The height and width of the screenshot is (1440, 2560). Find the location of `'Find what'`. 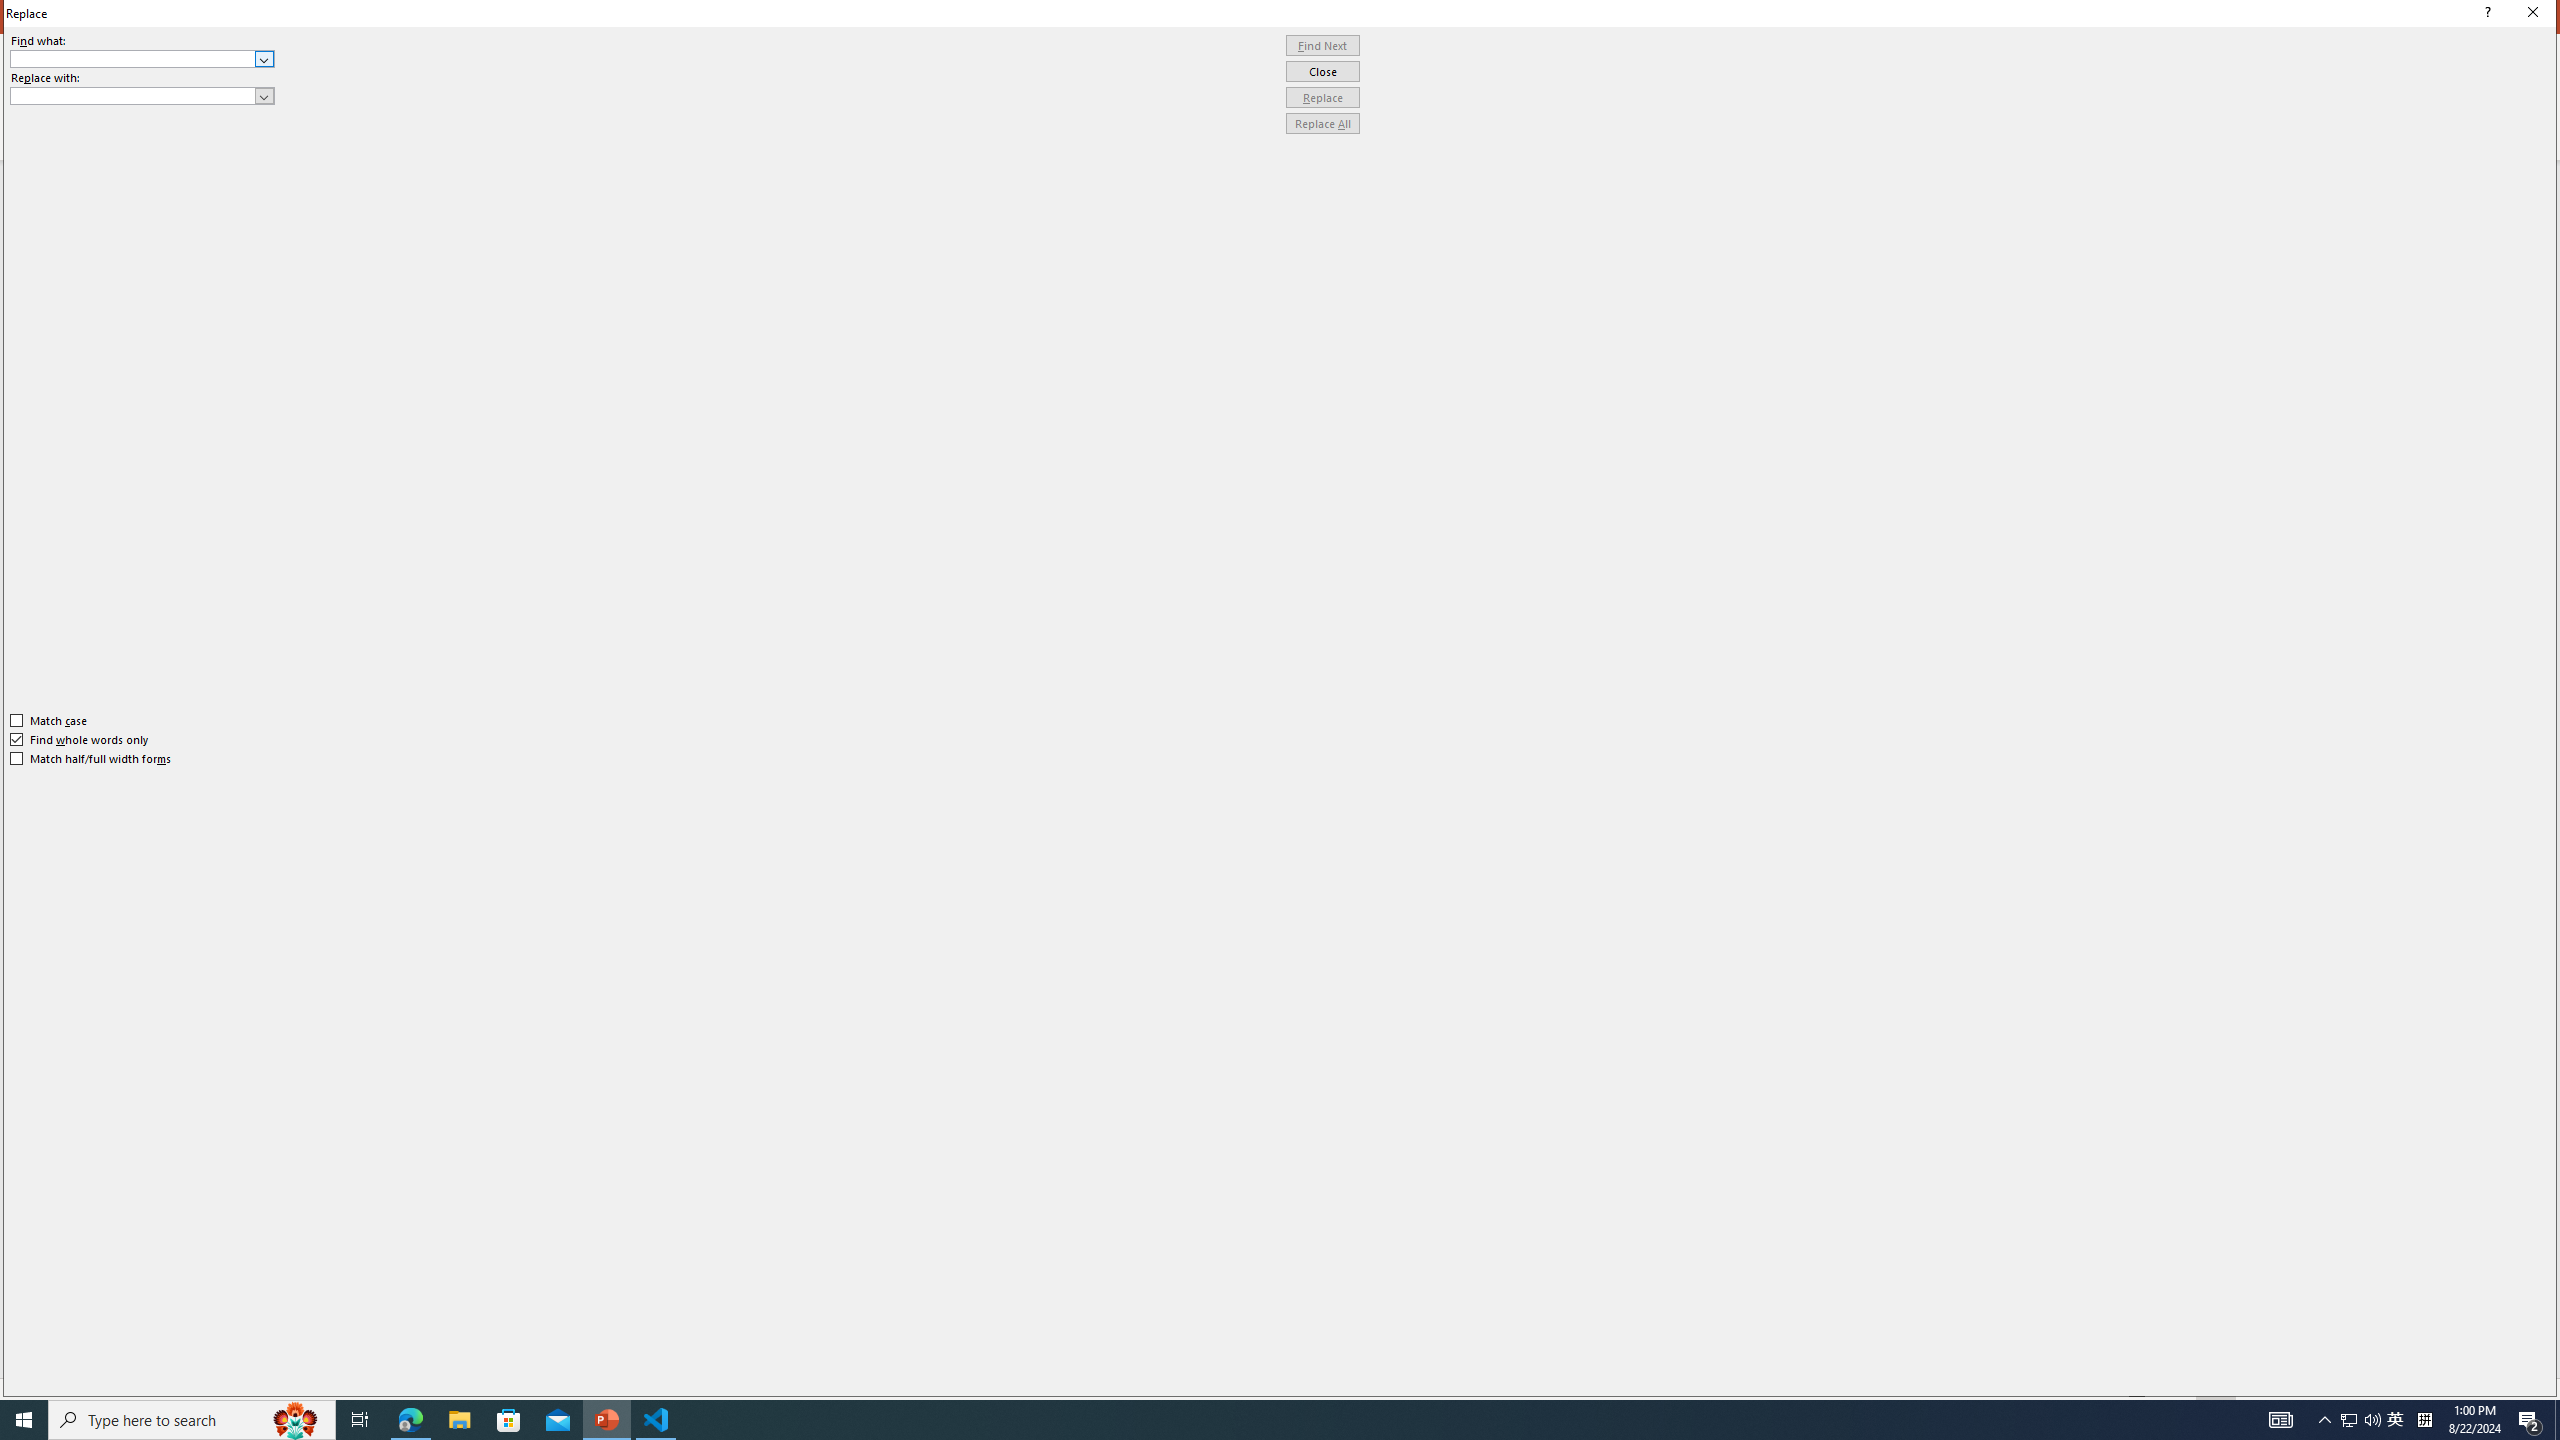

'Find what' is located at coordinates (142, 58).